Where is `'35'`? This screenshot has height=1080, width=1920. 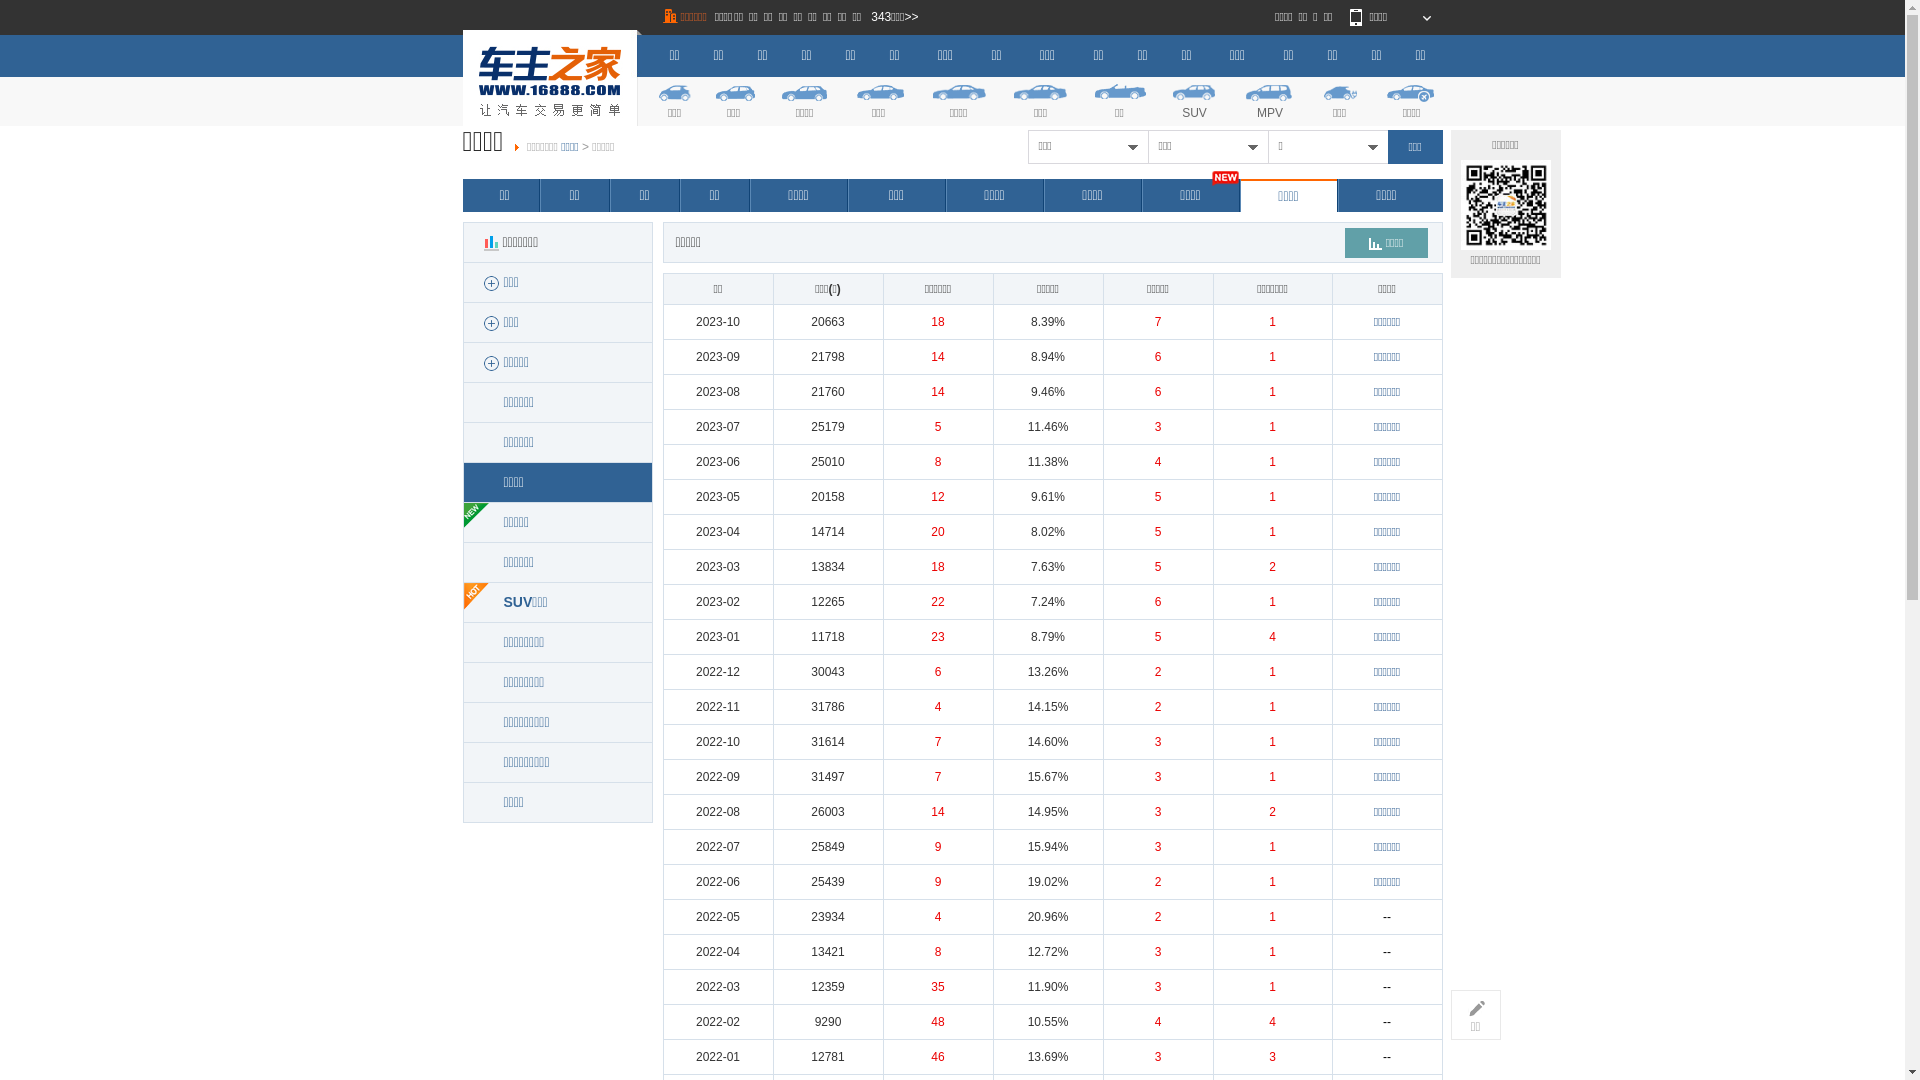
'35' is located at coordinates (936, 986).